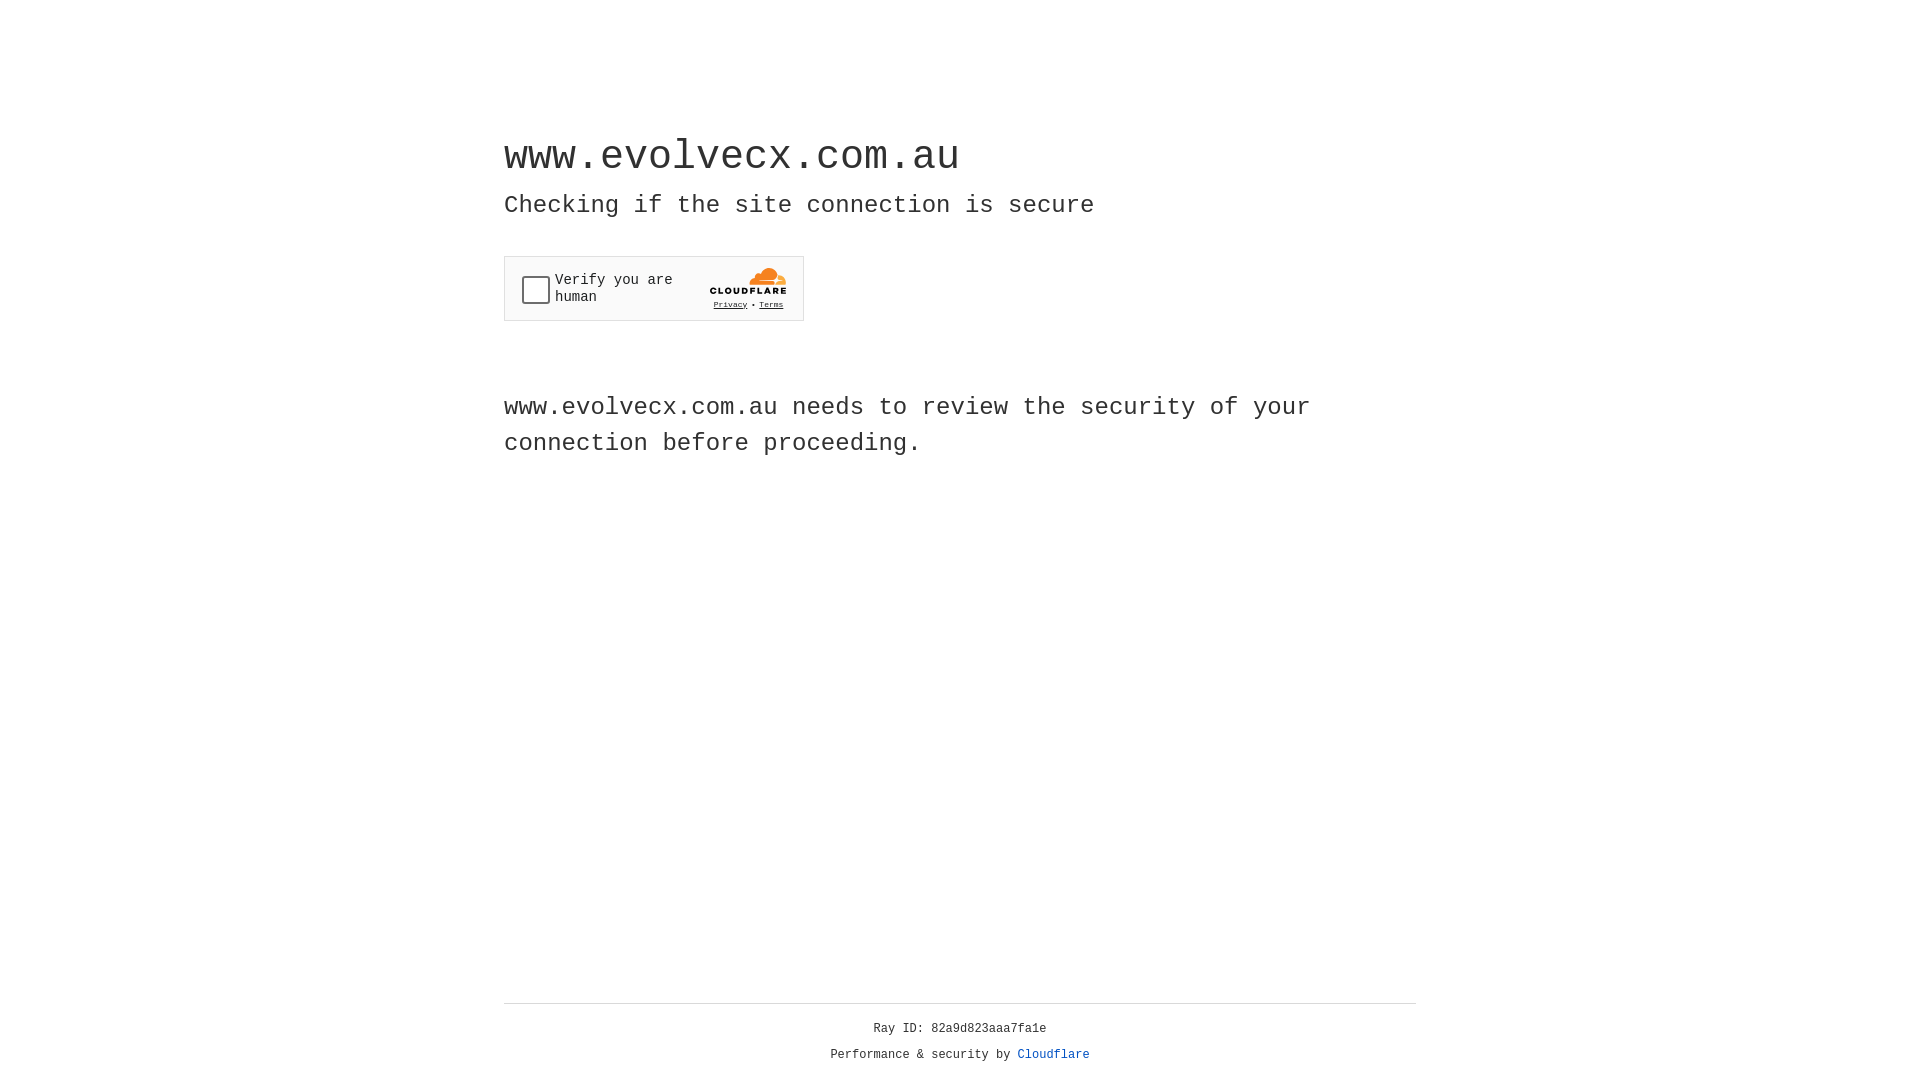  Describe the element at coordinates (1017, 1054) in the screenshot. I see `'Cloudflare'` at that location.